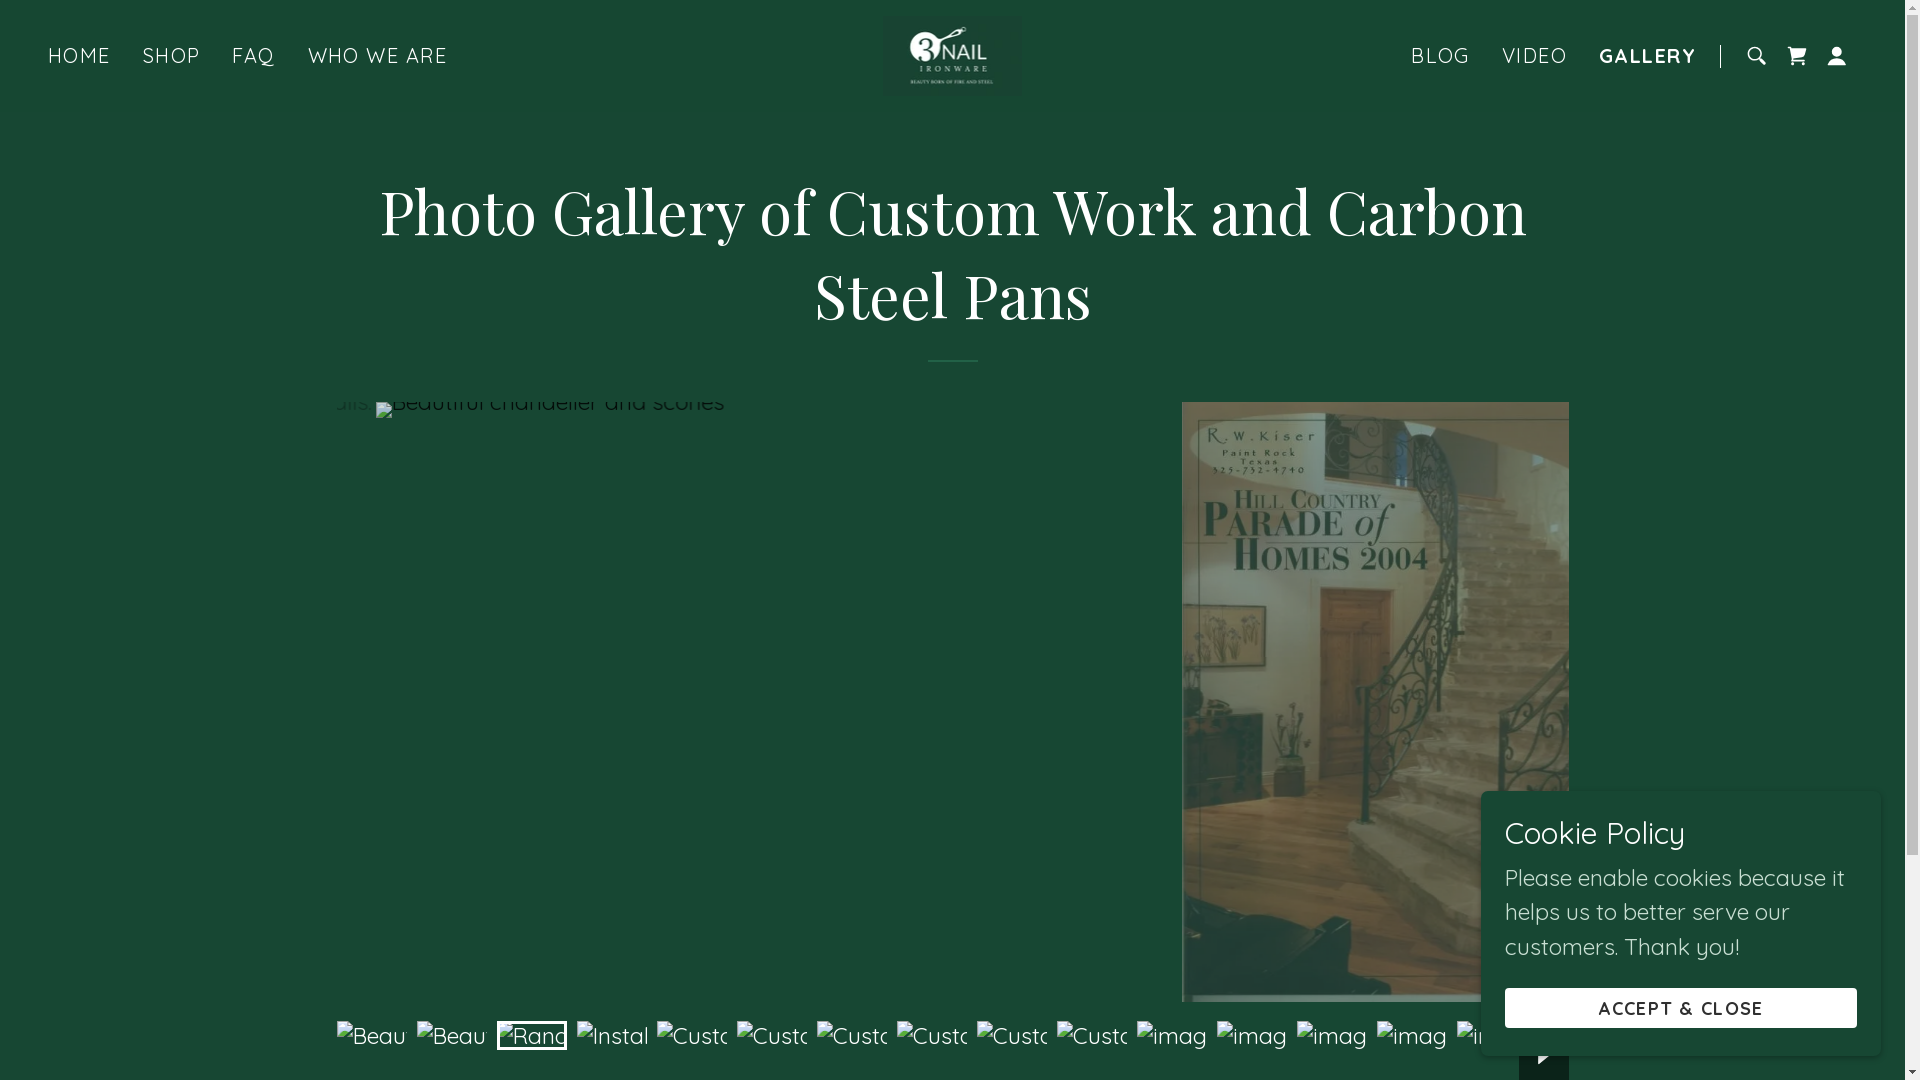 The height and width of the screenshot is (1080, 1920). Describe the element at coordinates (1533, 55) in the screenshot. I see `'VIDEO'` at that location.